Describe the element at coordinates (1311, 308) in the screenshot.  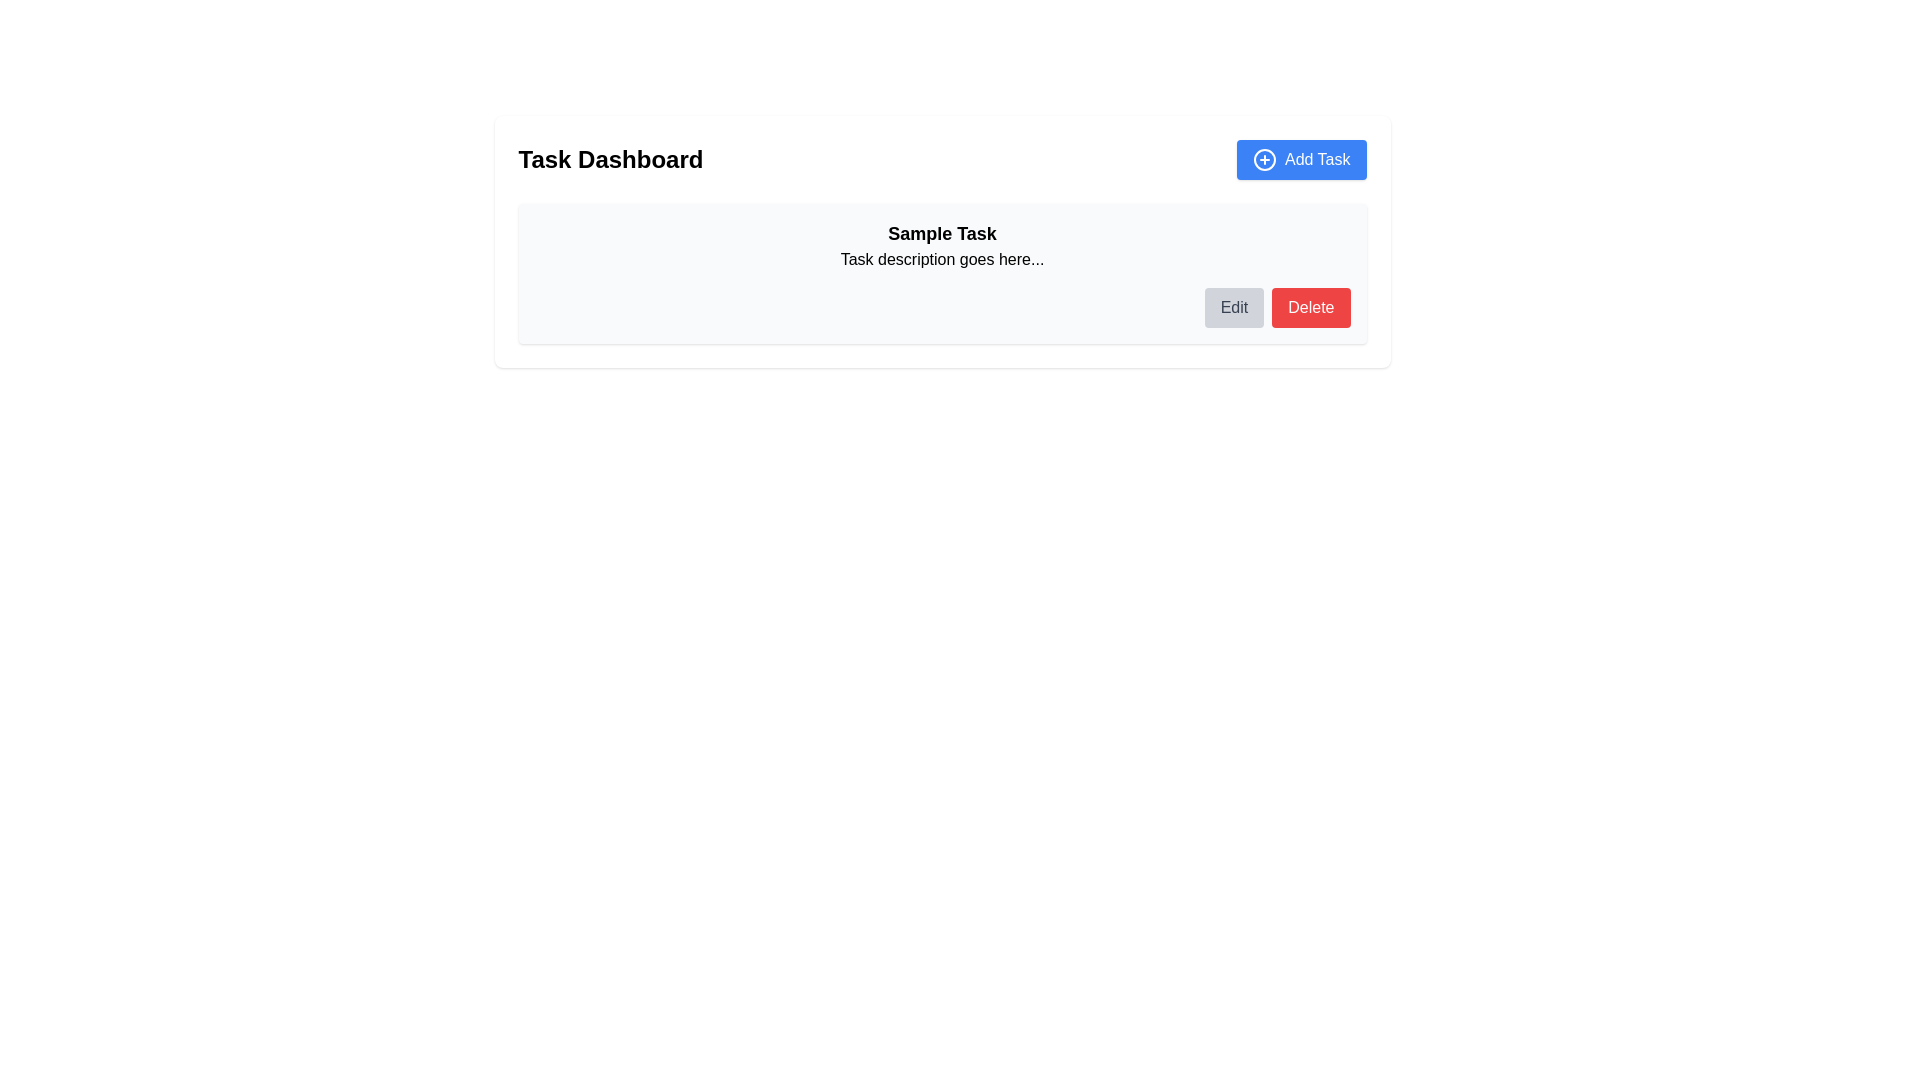
I see `the delete button located to the right of the 'Edit' button in the bottom-right corner of the task card using keyboard navigation` at that location.